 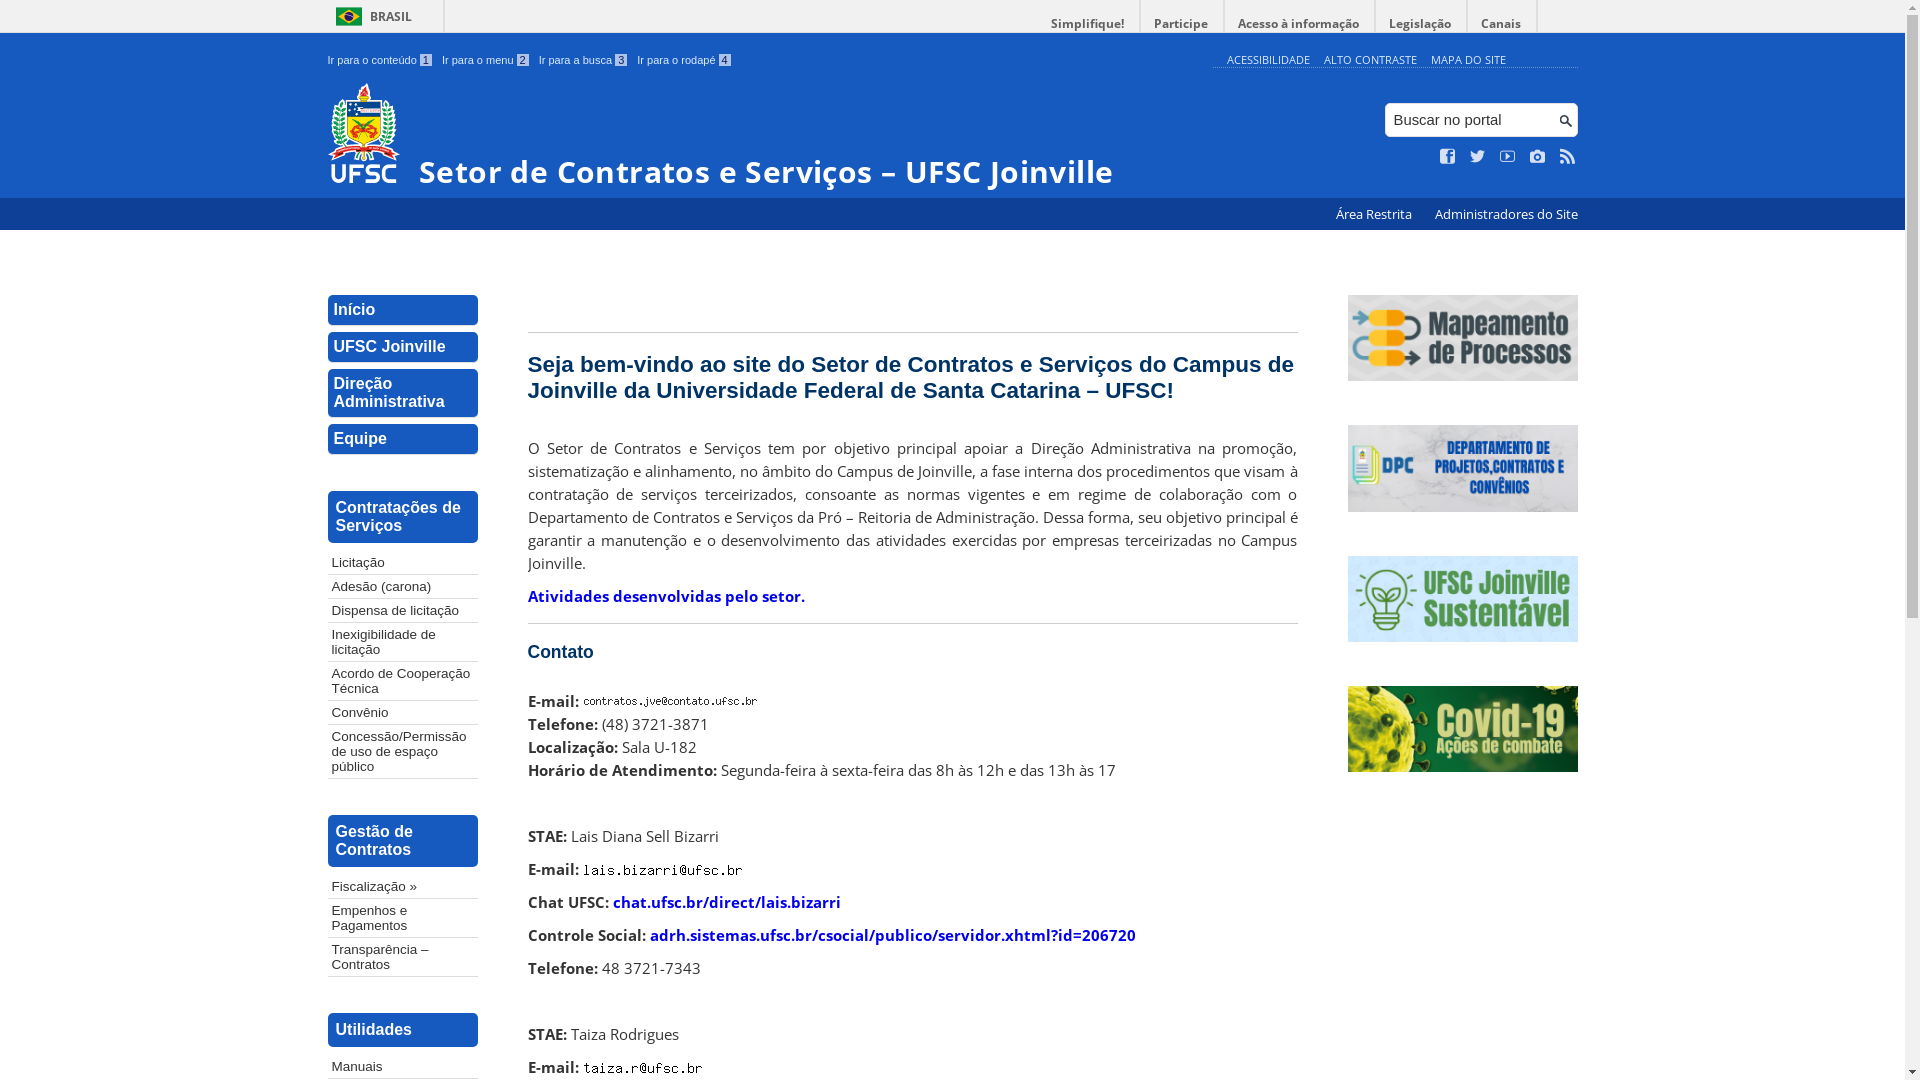 I want to click on 'chat.ufsc.br/direct/lais.bizarri', so click(x=724, y=902).